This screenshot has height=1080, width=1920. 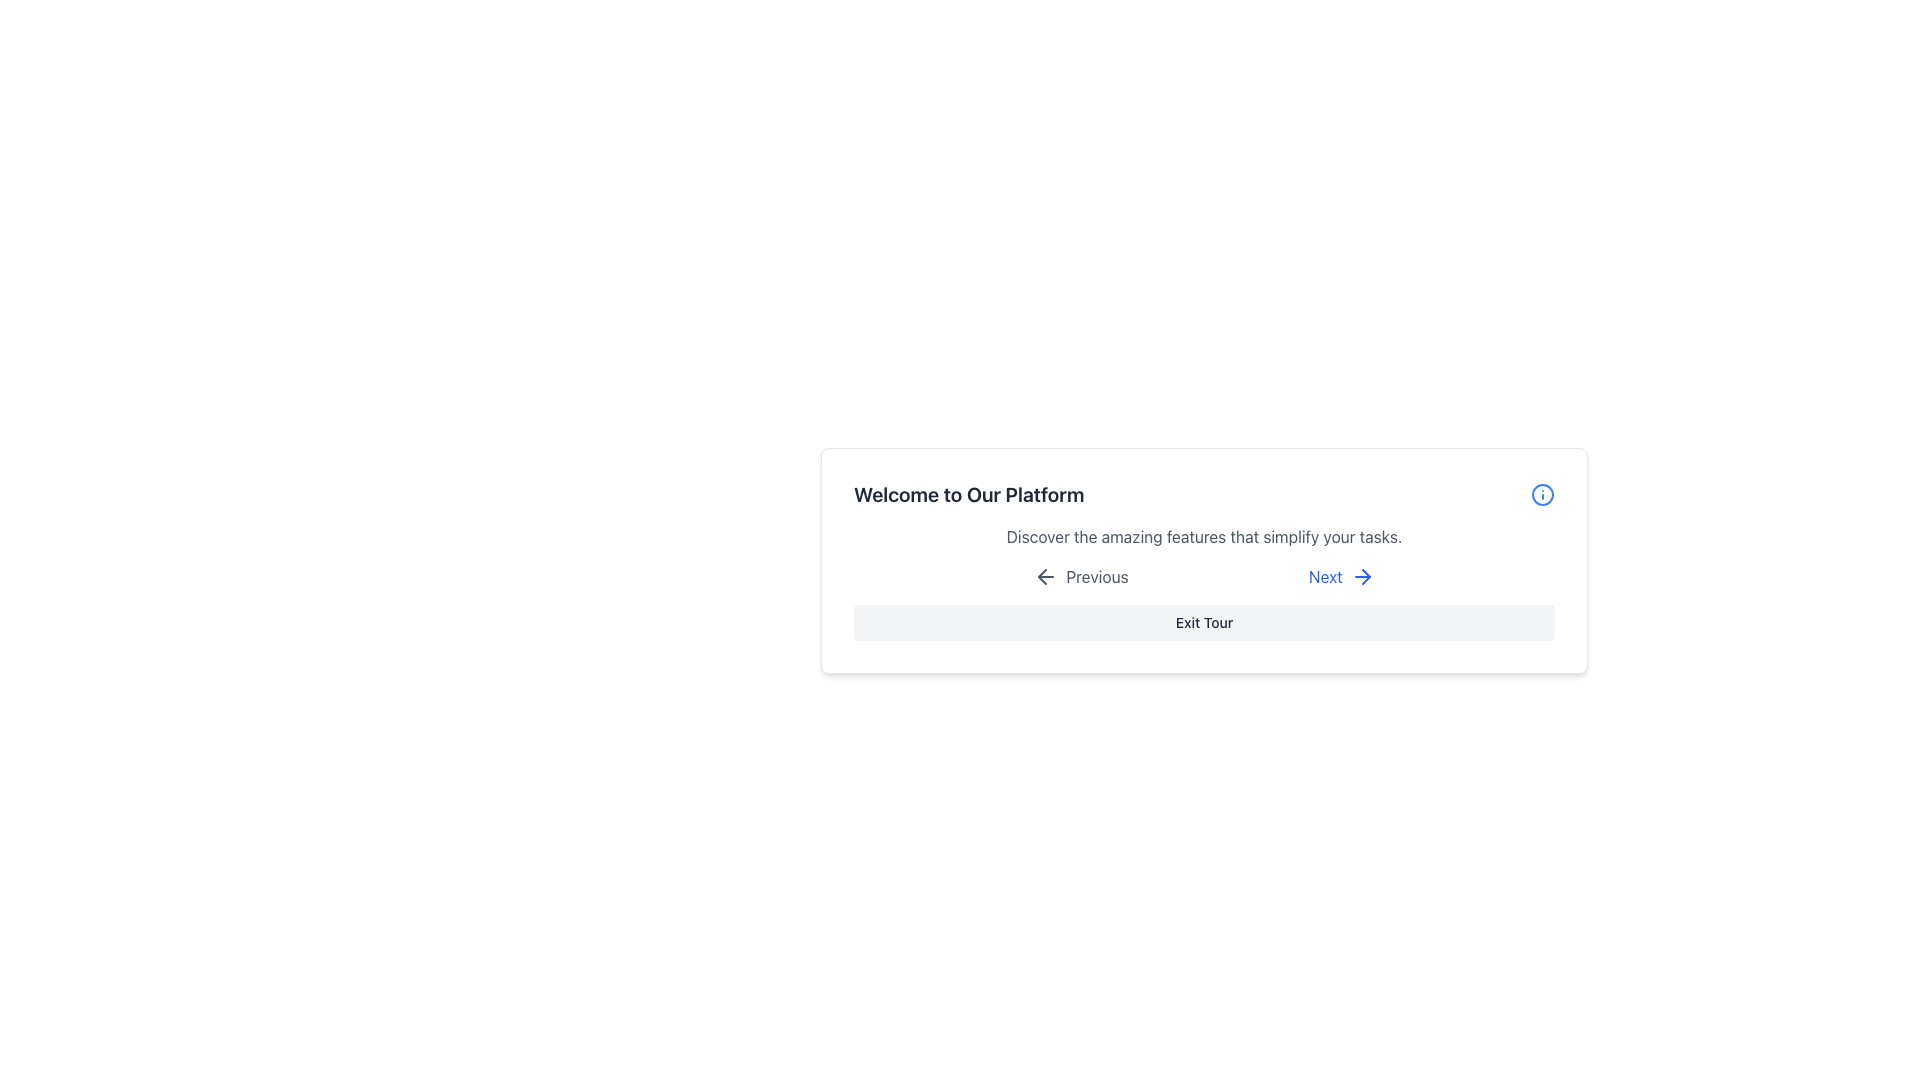 What do you see at coordinates (1045, 577) in the screenshot?
I see `the 'Previous' icon located on the left side of the 'Previous' button in the lower-middle section of the card, which indicates the backward navigational action` at bounding box center [1045, 577].